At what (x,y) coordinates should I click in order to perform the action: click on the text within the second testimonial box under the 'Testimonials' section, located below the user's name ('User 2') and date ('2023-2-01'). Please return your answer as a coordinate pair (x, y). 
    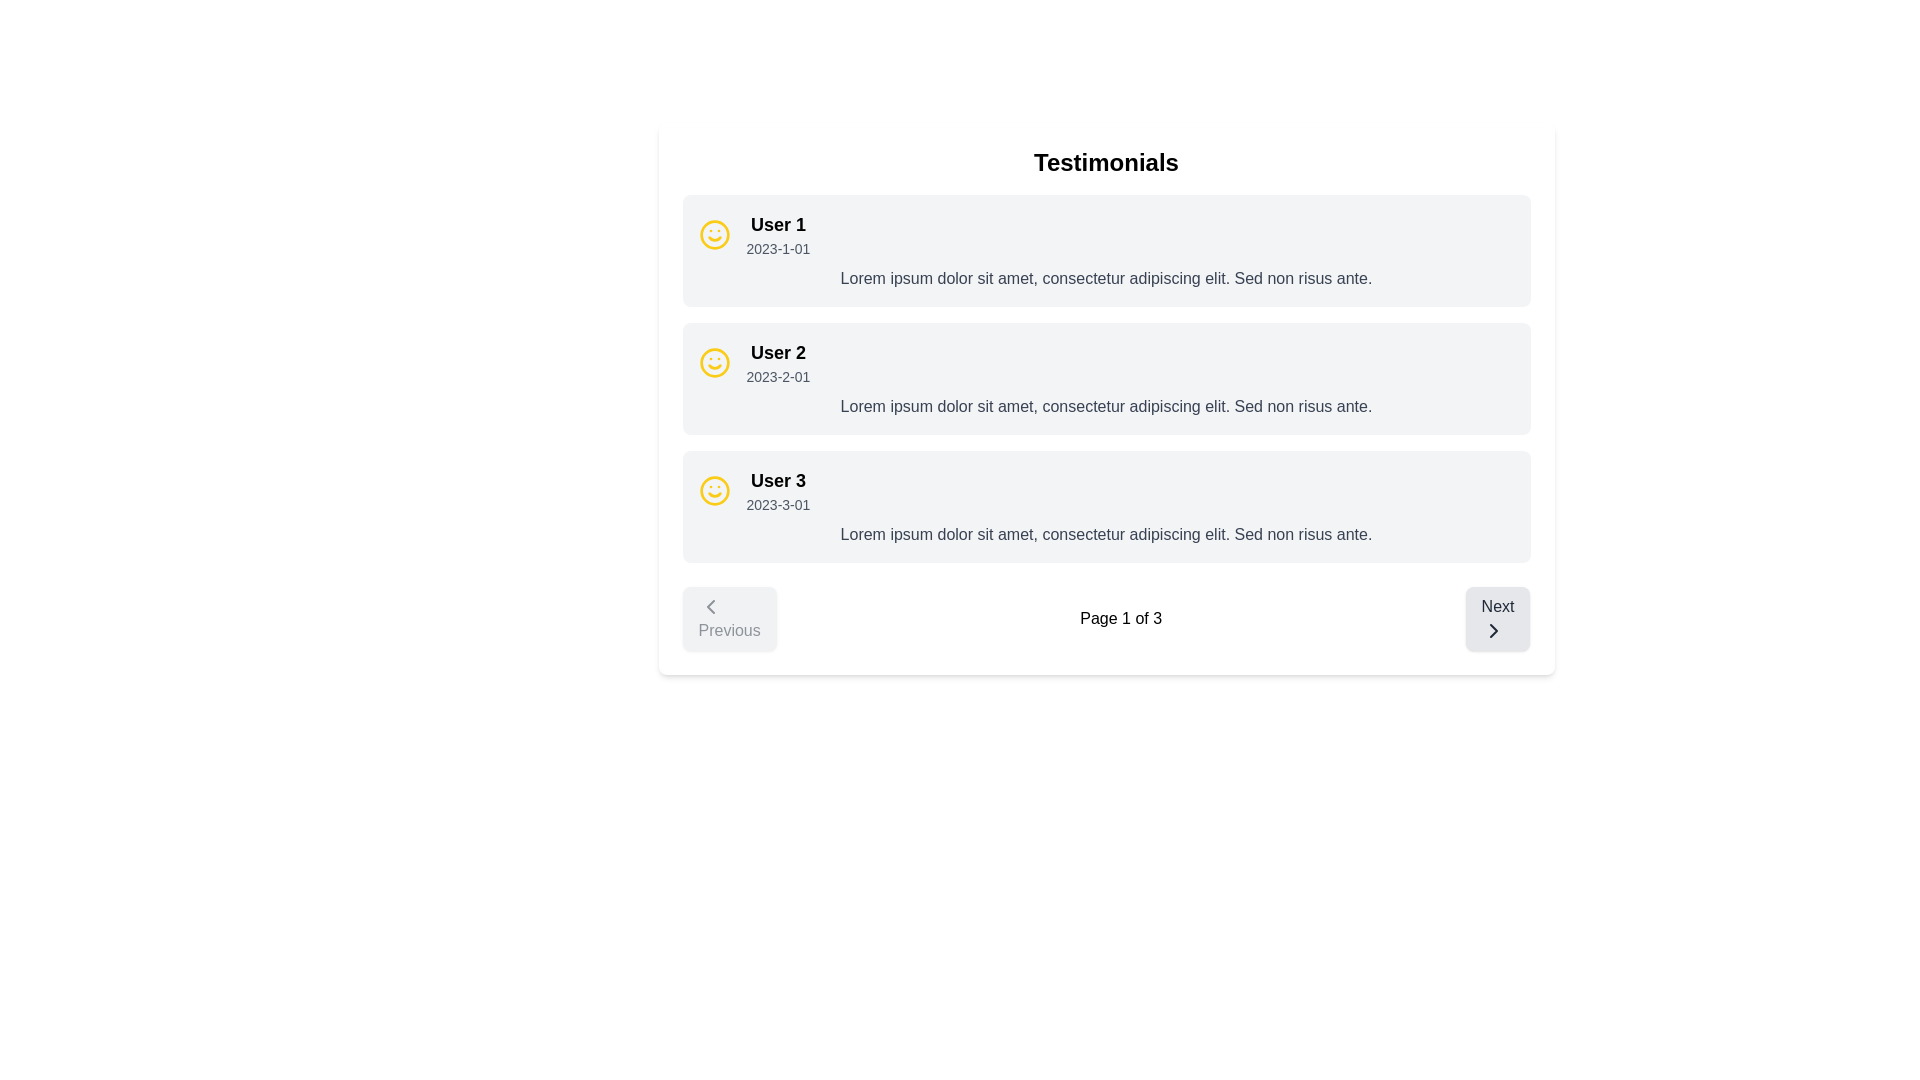
    Looking at the image, I should click on (1105, 406).